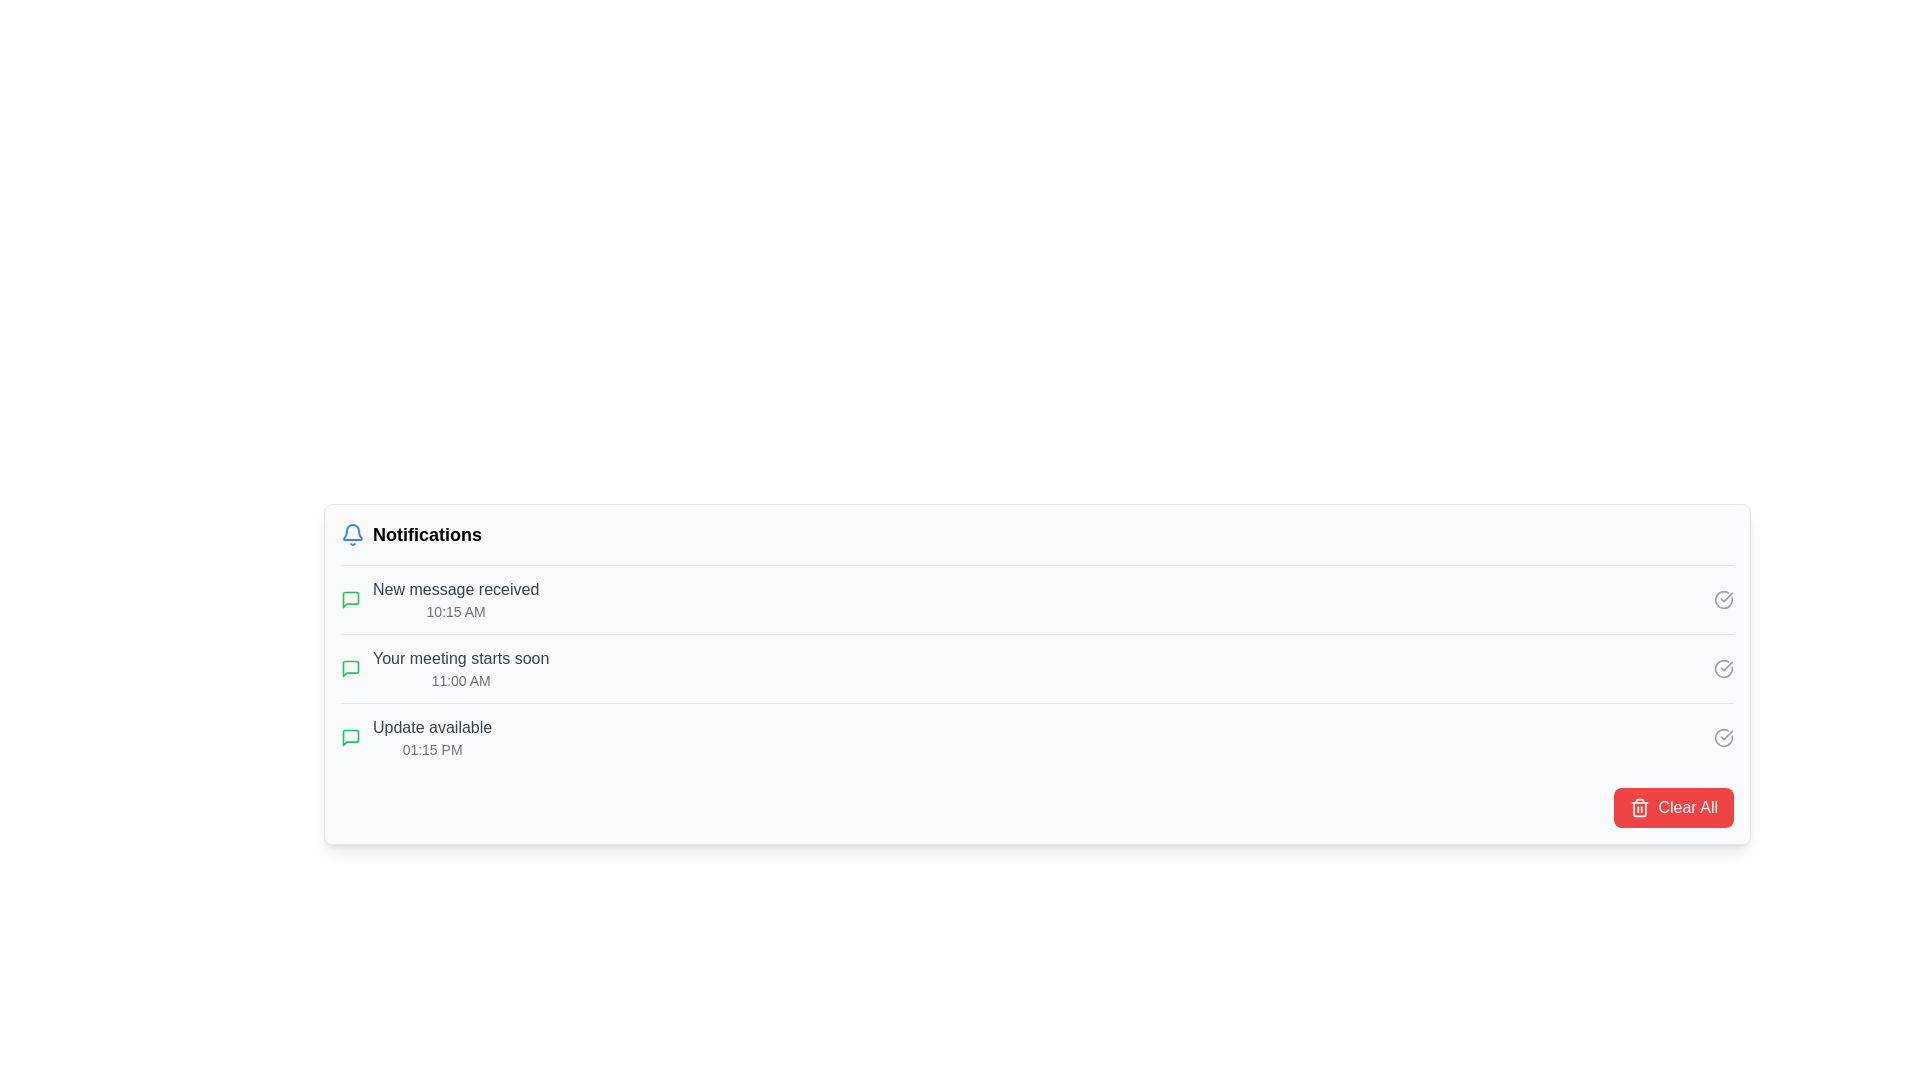 The height and width of the screenshot is (1080, 1920). What do you see at coordinates (1674, 806) in the screenshot?
I see `the 'Clear All' button, which is a rectangular button with a red background and white text, located at the bottom right of the notification interface` at bounding box center [1674, 806].